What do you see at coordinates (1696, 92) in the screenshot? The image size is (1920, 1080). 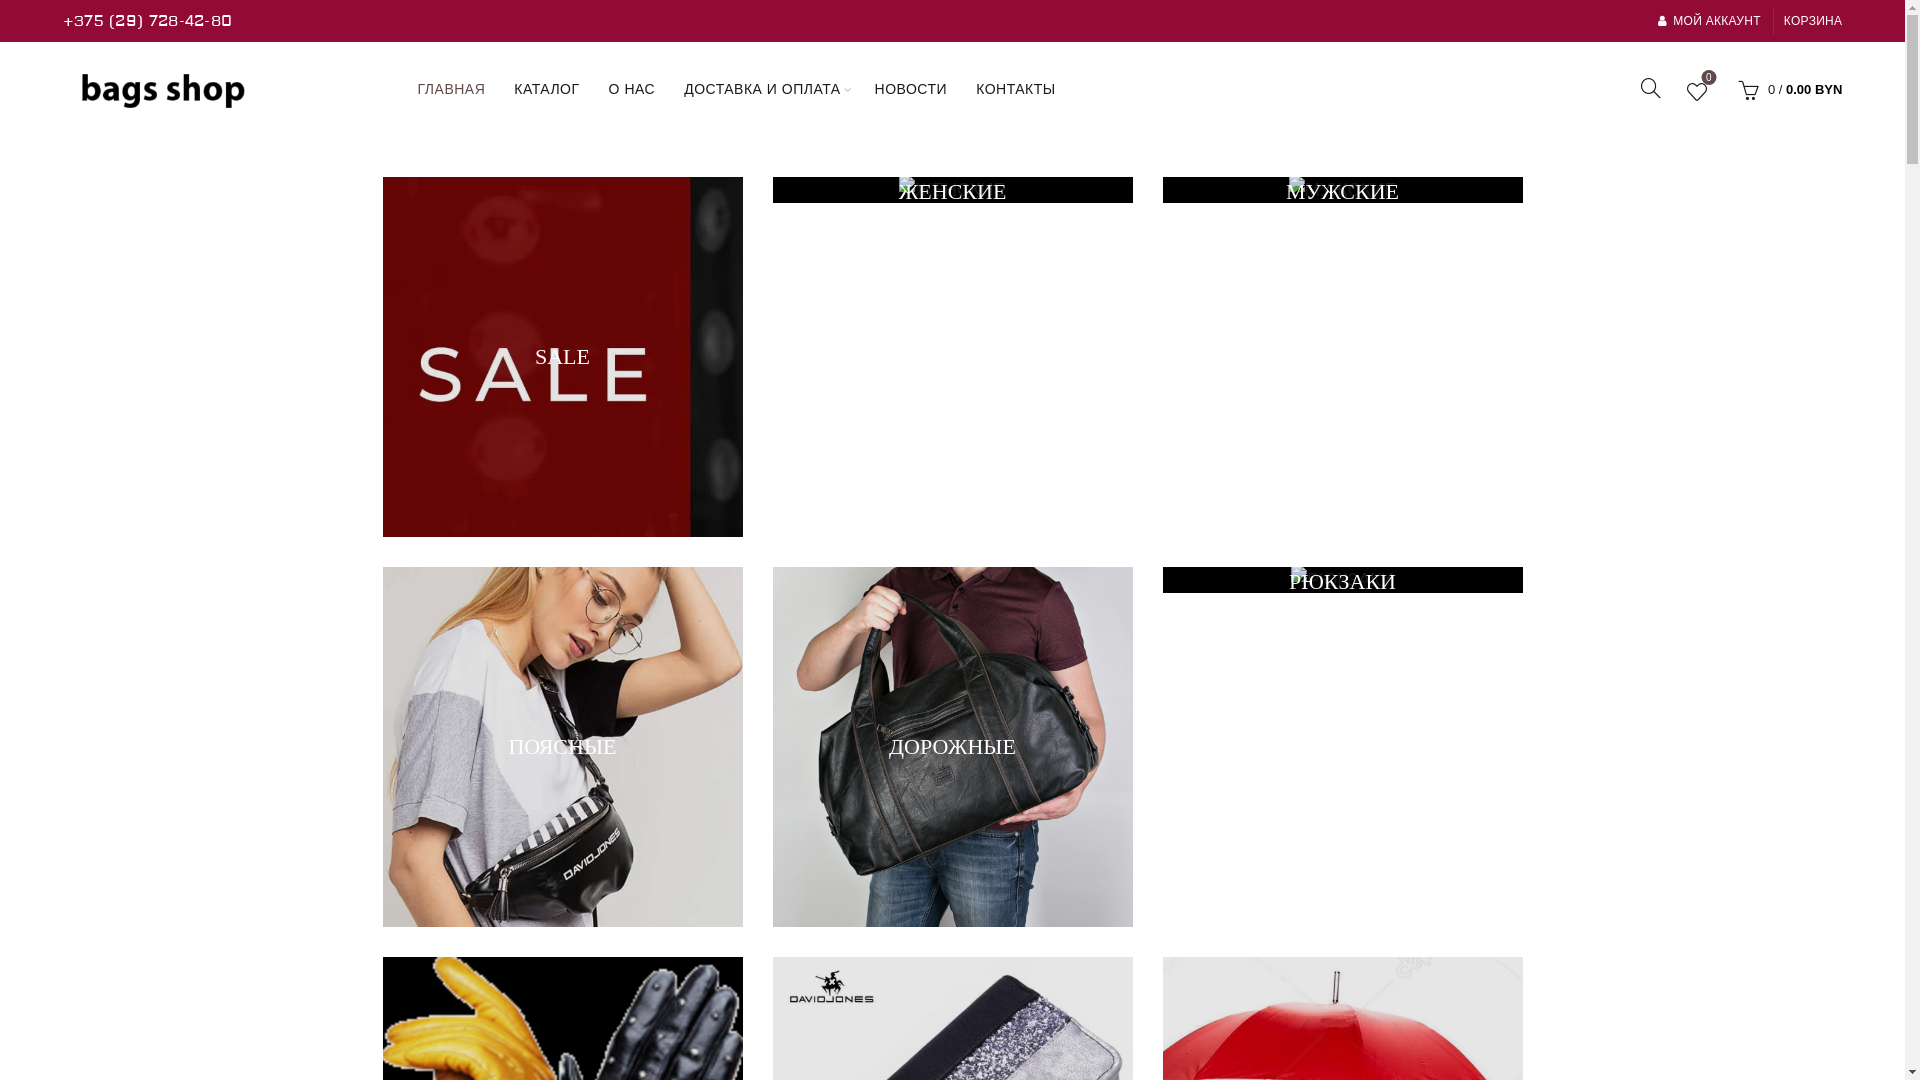 I see `'Wishlist` at bounding box center [1696, 92].